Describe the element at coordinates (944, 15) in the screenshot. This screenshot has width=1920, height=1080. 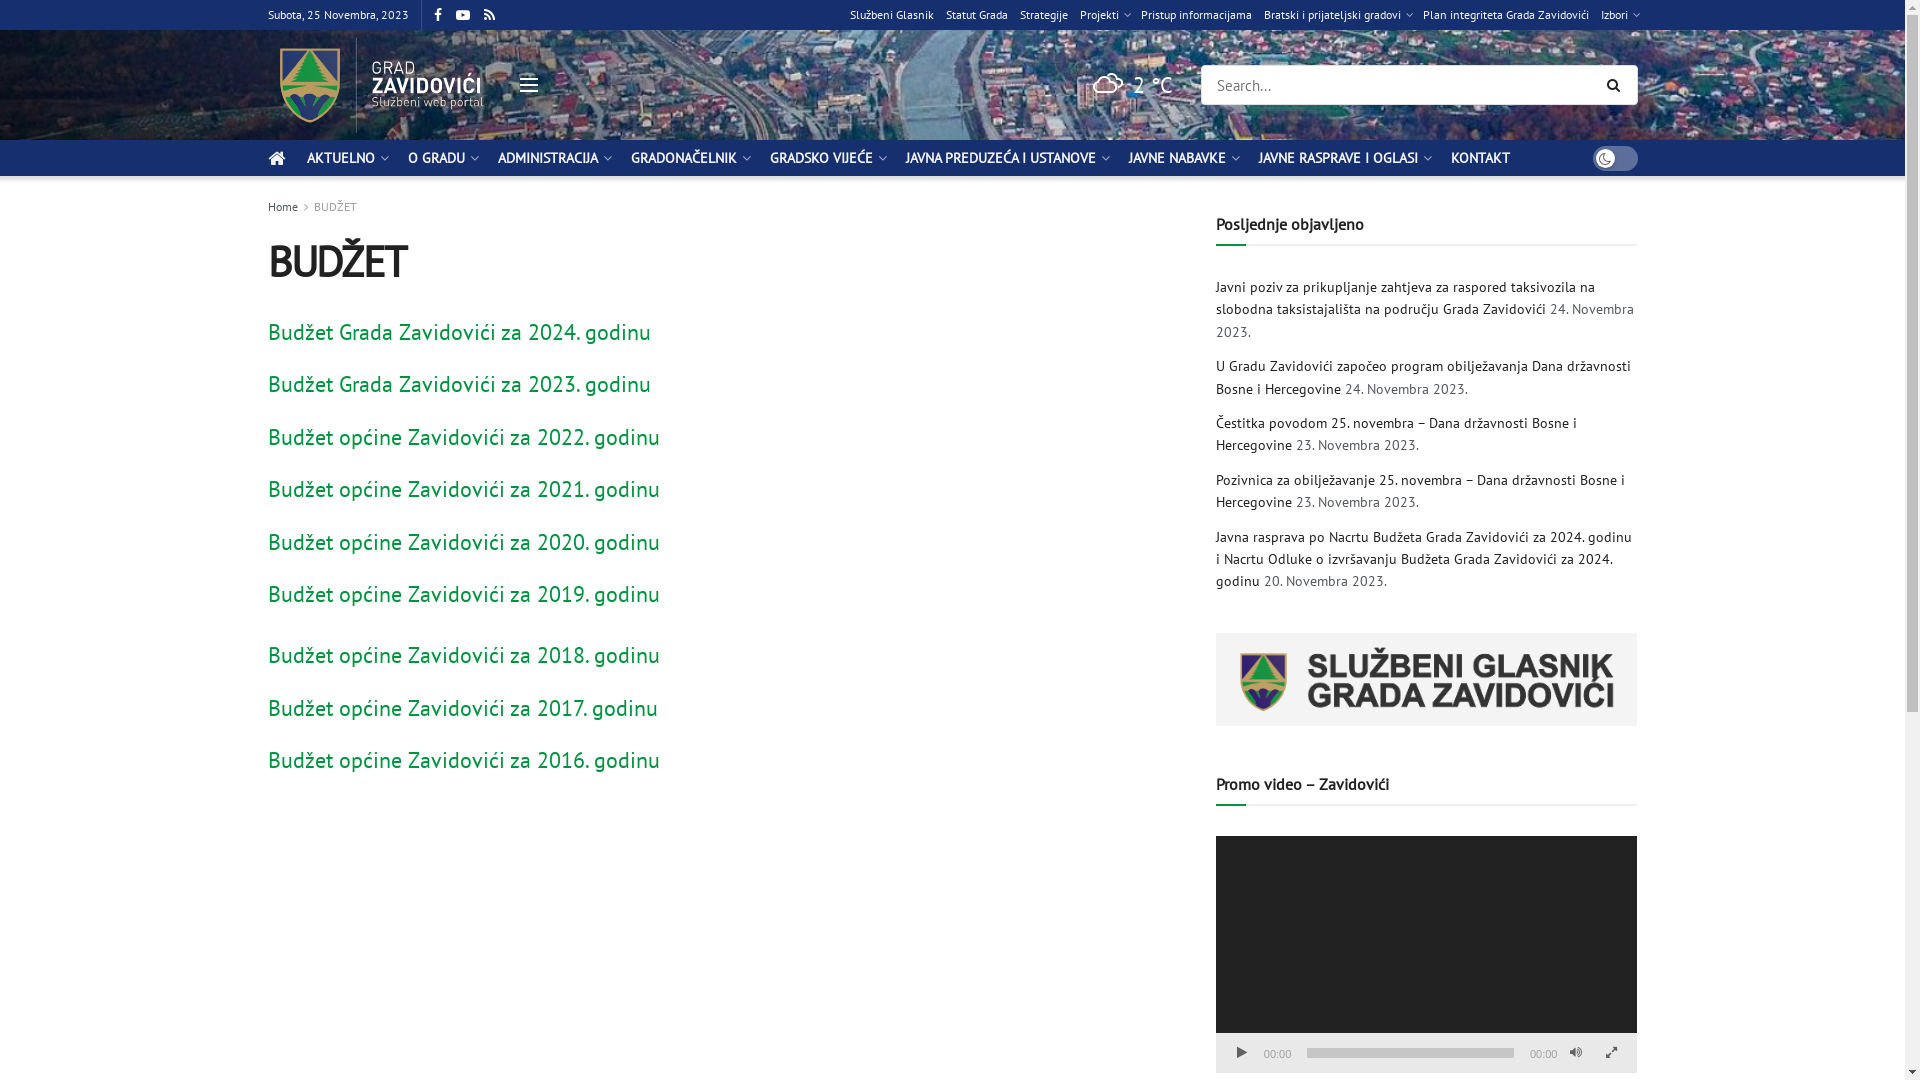
I see `'Statut Grada'` at that location.